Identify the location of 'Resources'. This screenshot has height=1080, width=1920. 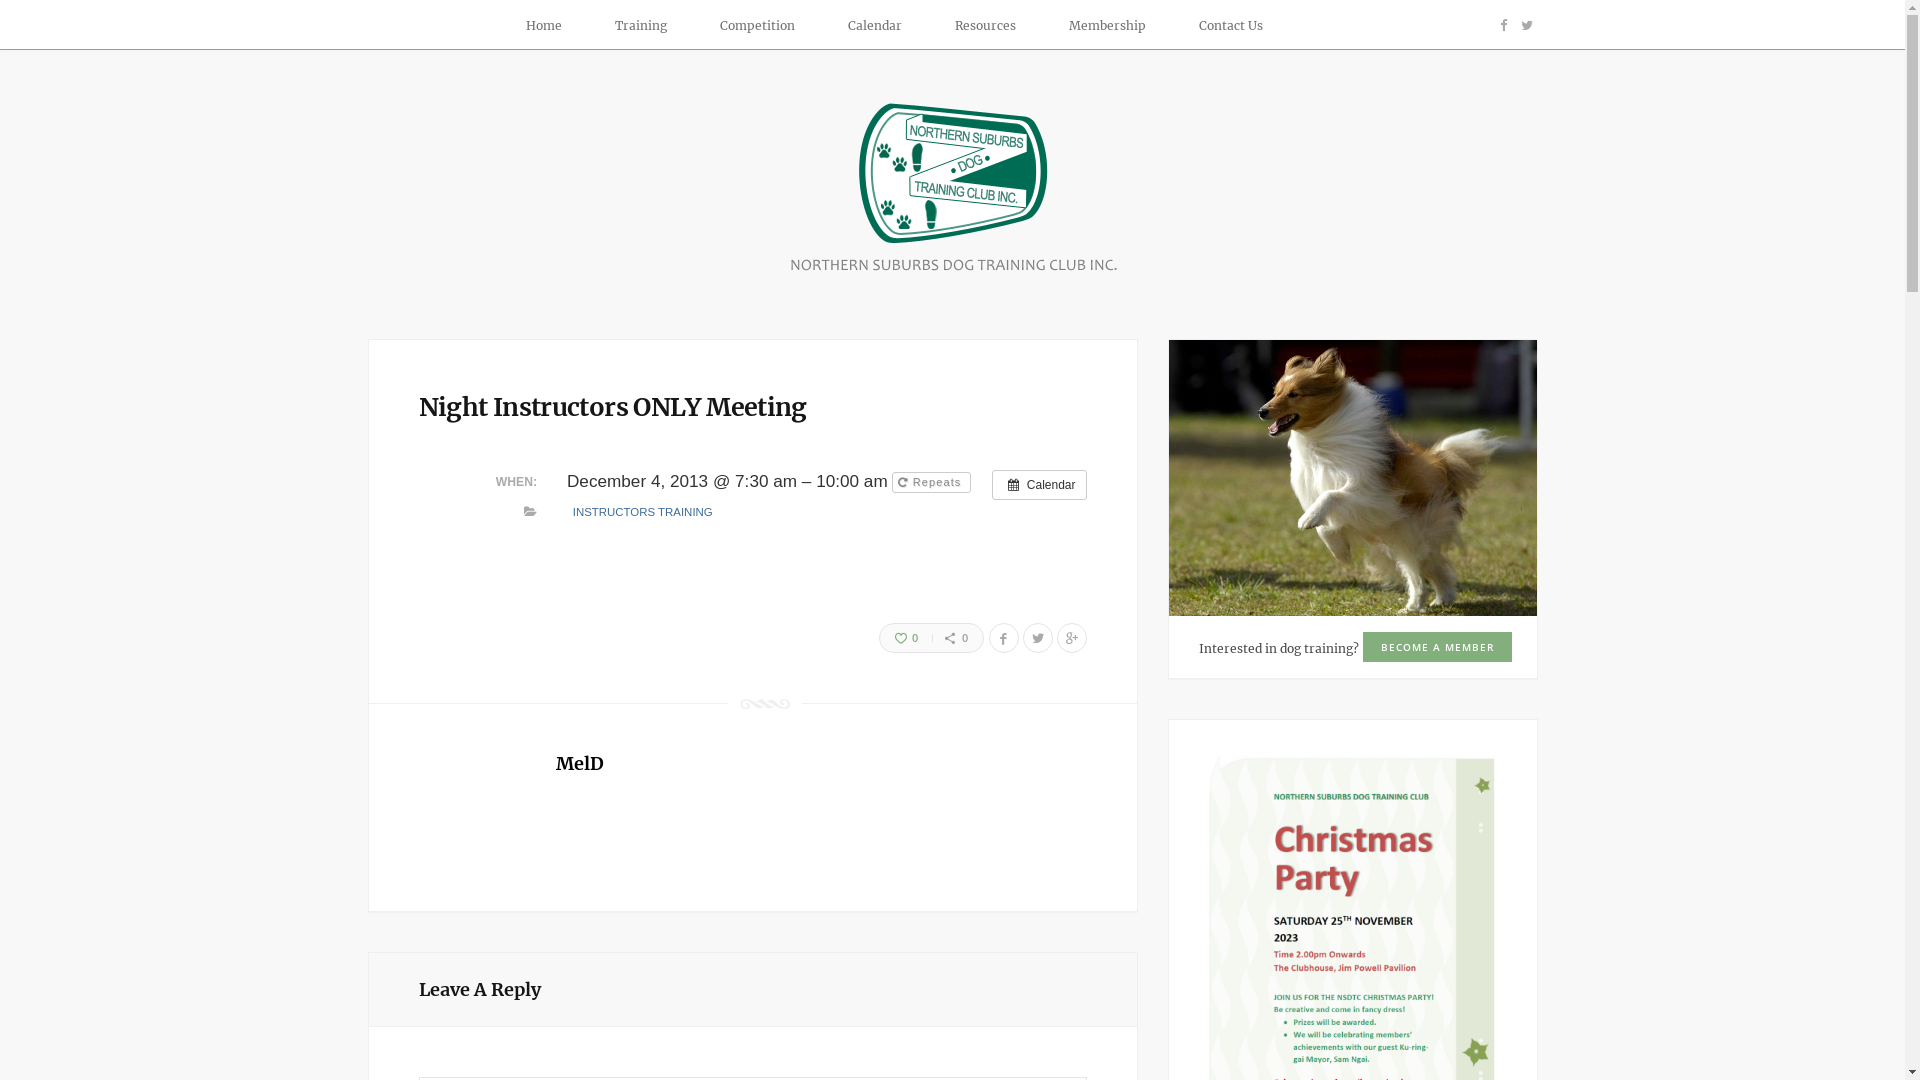
(936, 26).